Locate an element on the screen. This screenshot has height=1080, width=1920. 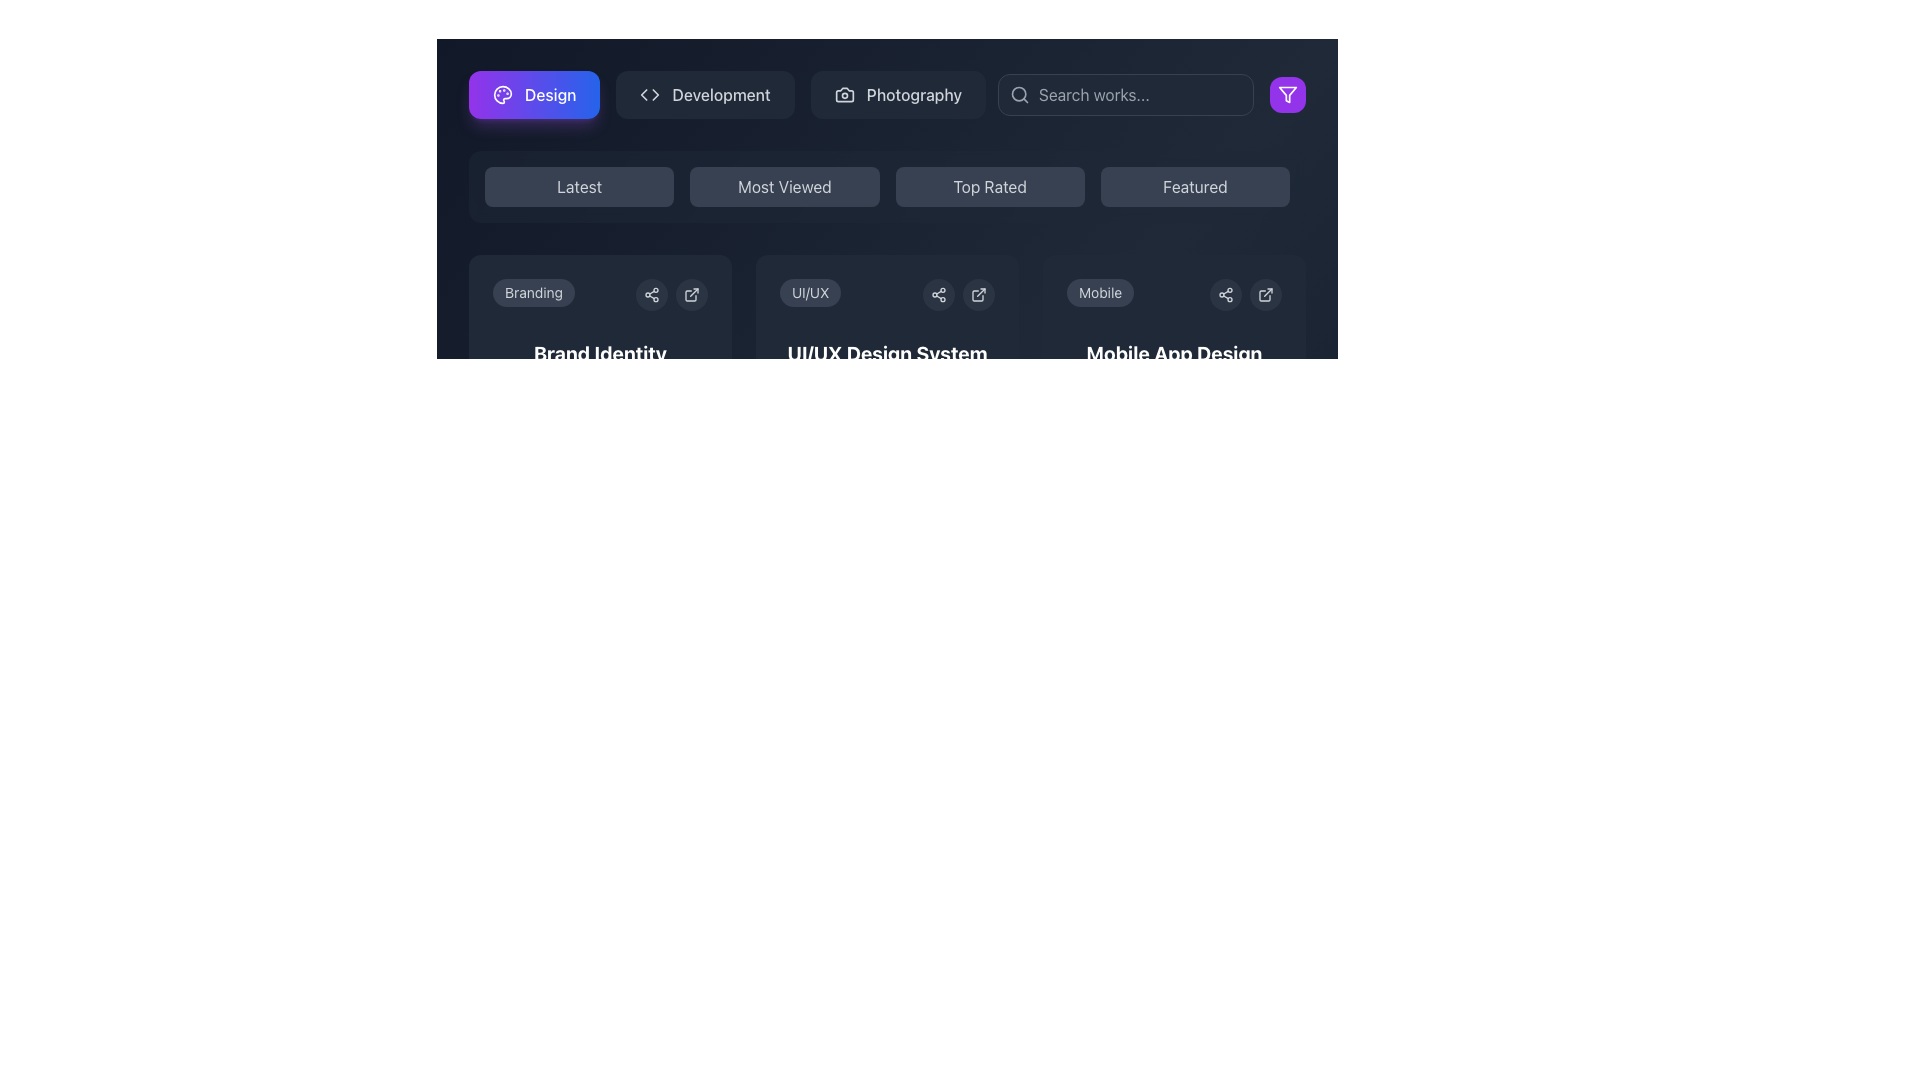
the bold, white text label 'UI/UX Design System' to change its color to purple is located at coordinates (886, 353).